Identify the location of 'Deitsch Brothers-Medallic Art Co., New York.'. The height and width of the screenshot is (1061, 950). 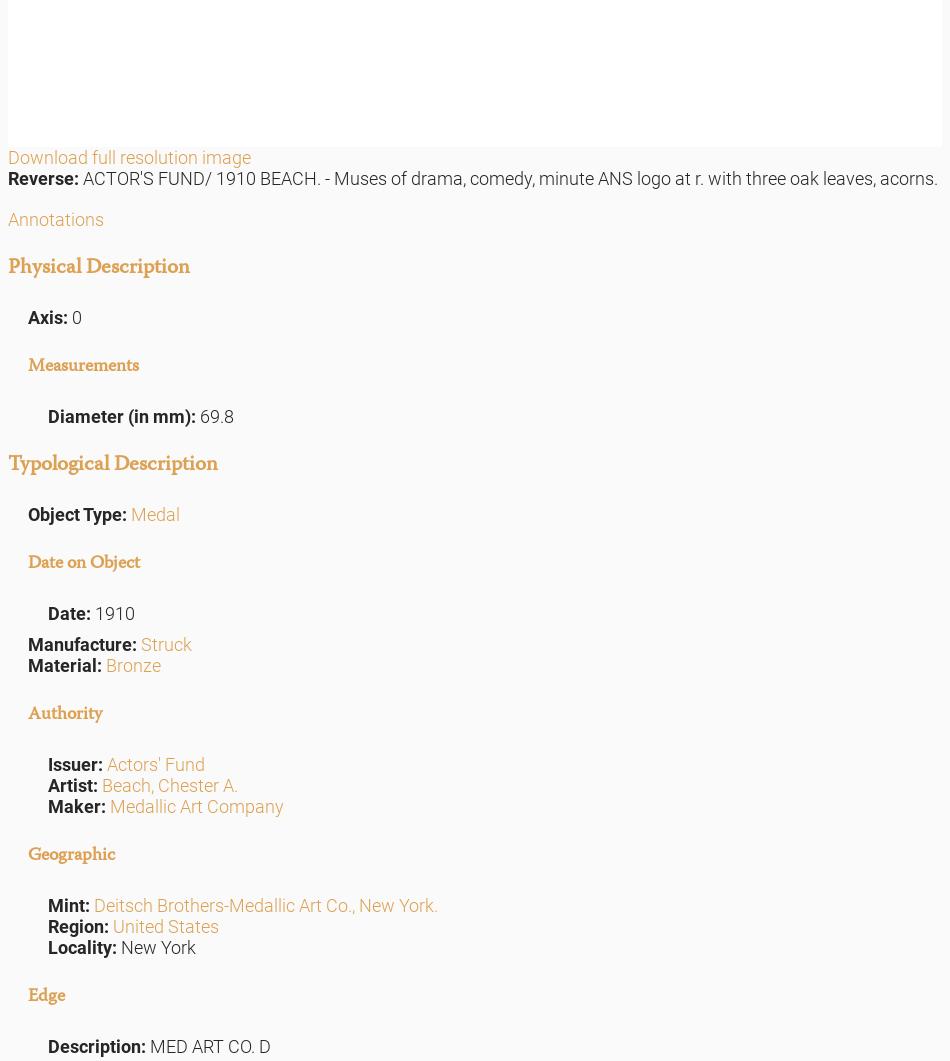
(265, 903).